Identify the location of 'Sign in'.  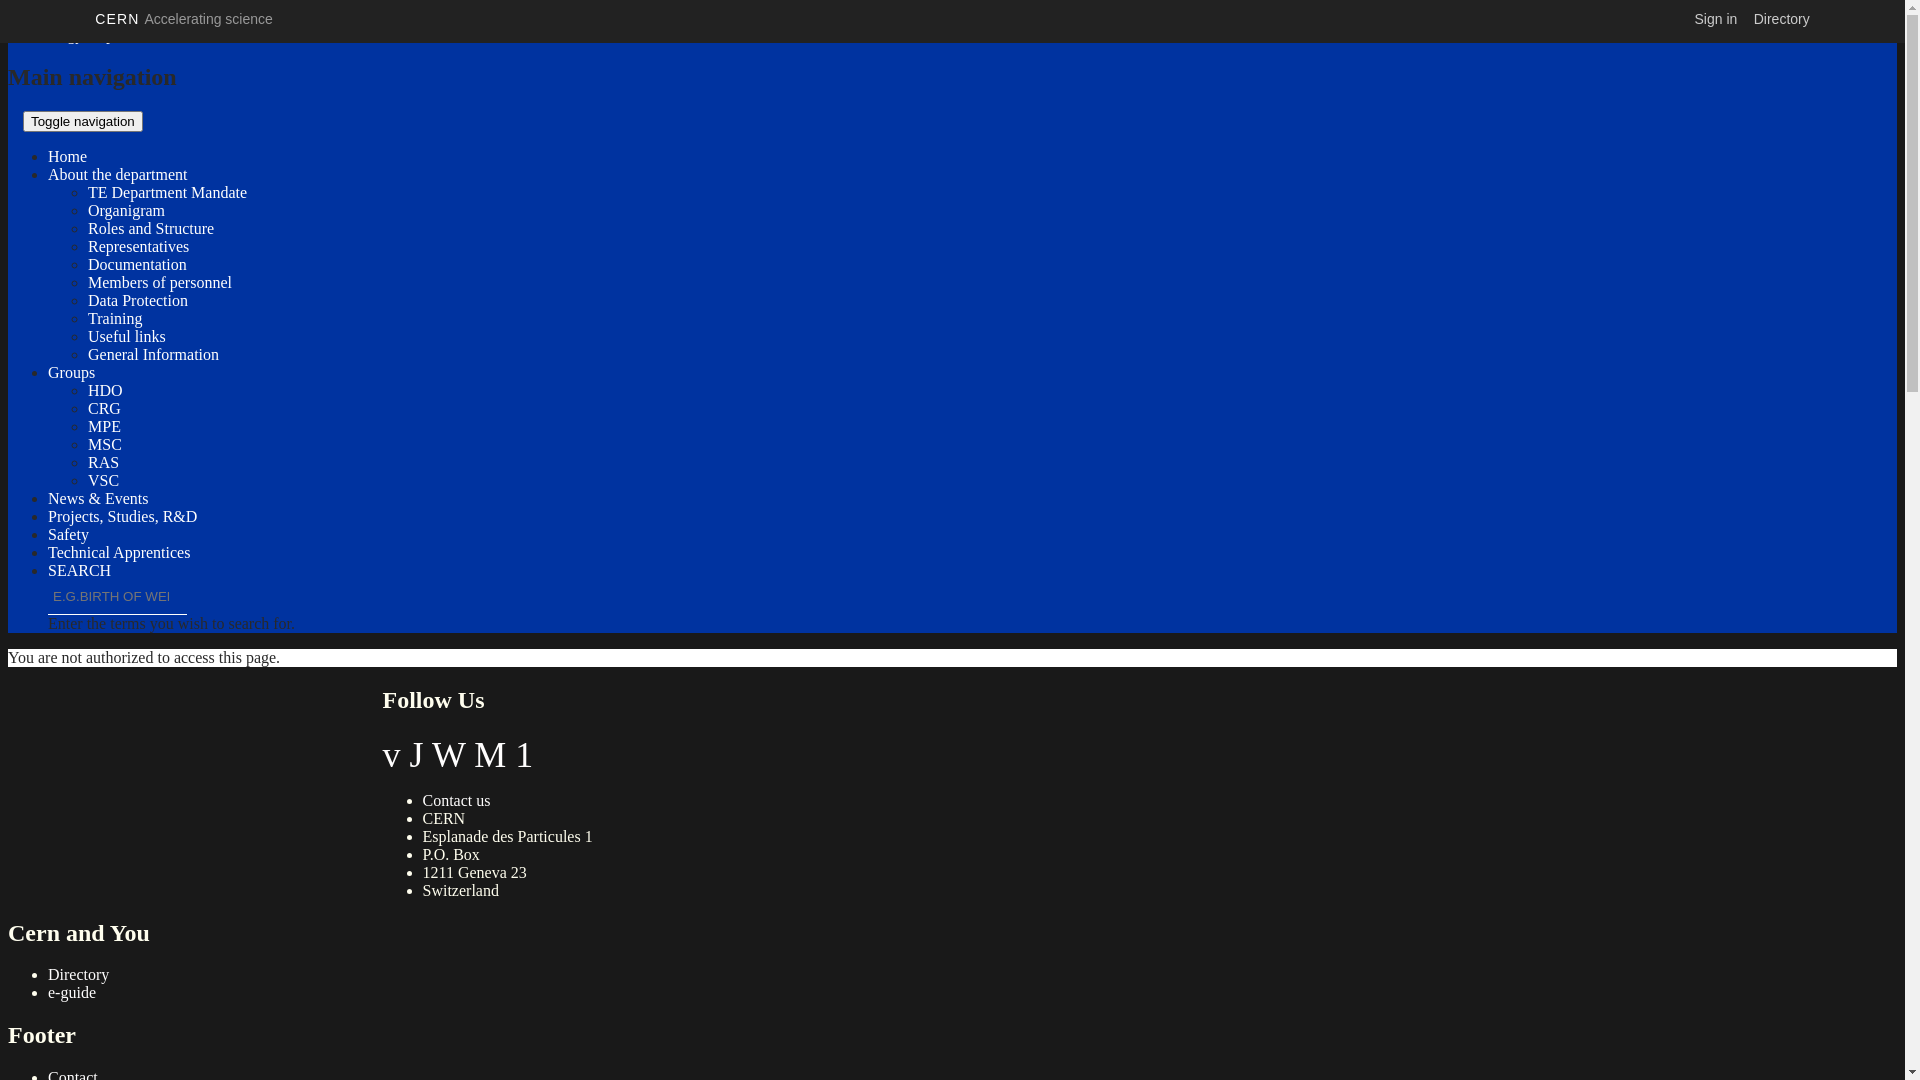
(1715, 19).